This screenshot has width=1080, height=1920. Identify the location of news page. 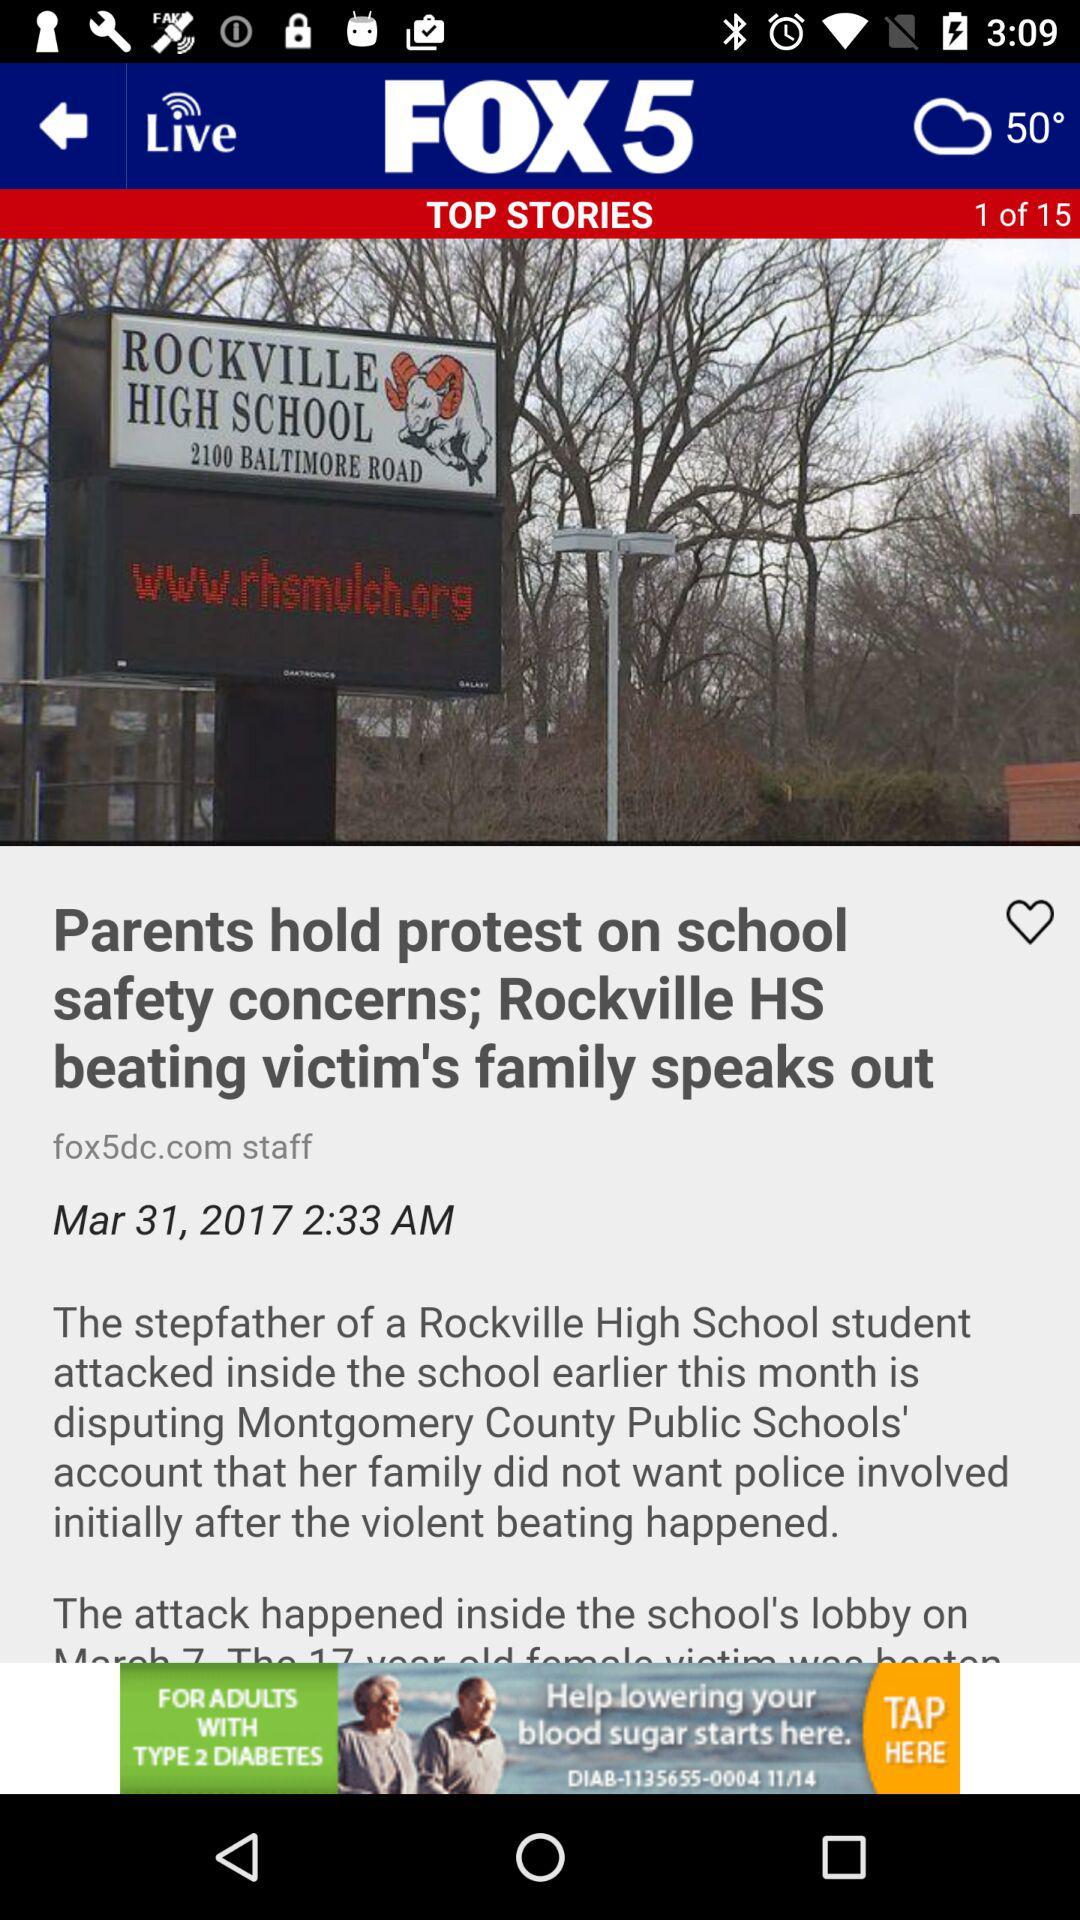
(540, 124).